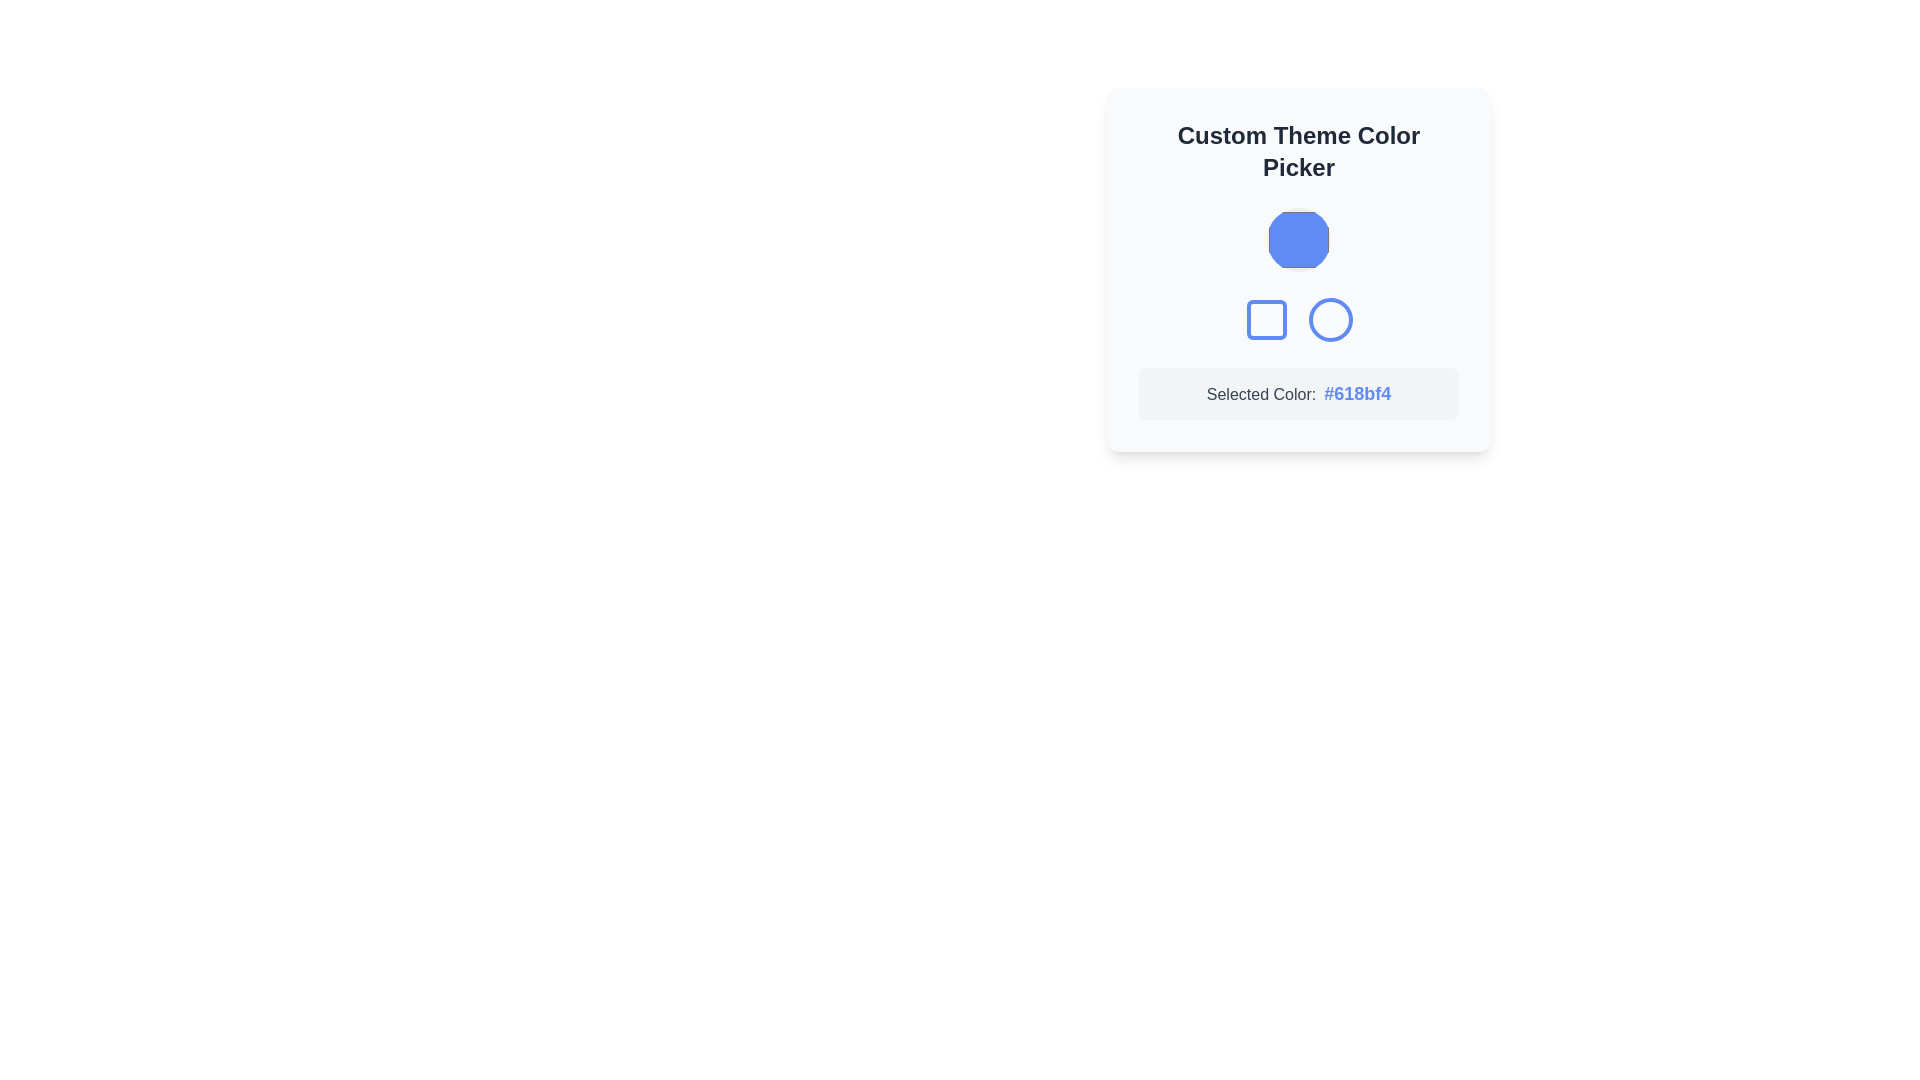  What do you see at coordinates (1357, 393) in the screenshot?
I see `the text label displaying the string '#618bf4' in blue color, which is prominently placed within a light gray box and is located to the right of 'Selected Color:'` at bounding box center [1357, 393].